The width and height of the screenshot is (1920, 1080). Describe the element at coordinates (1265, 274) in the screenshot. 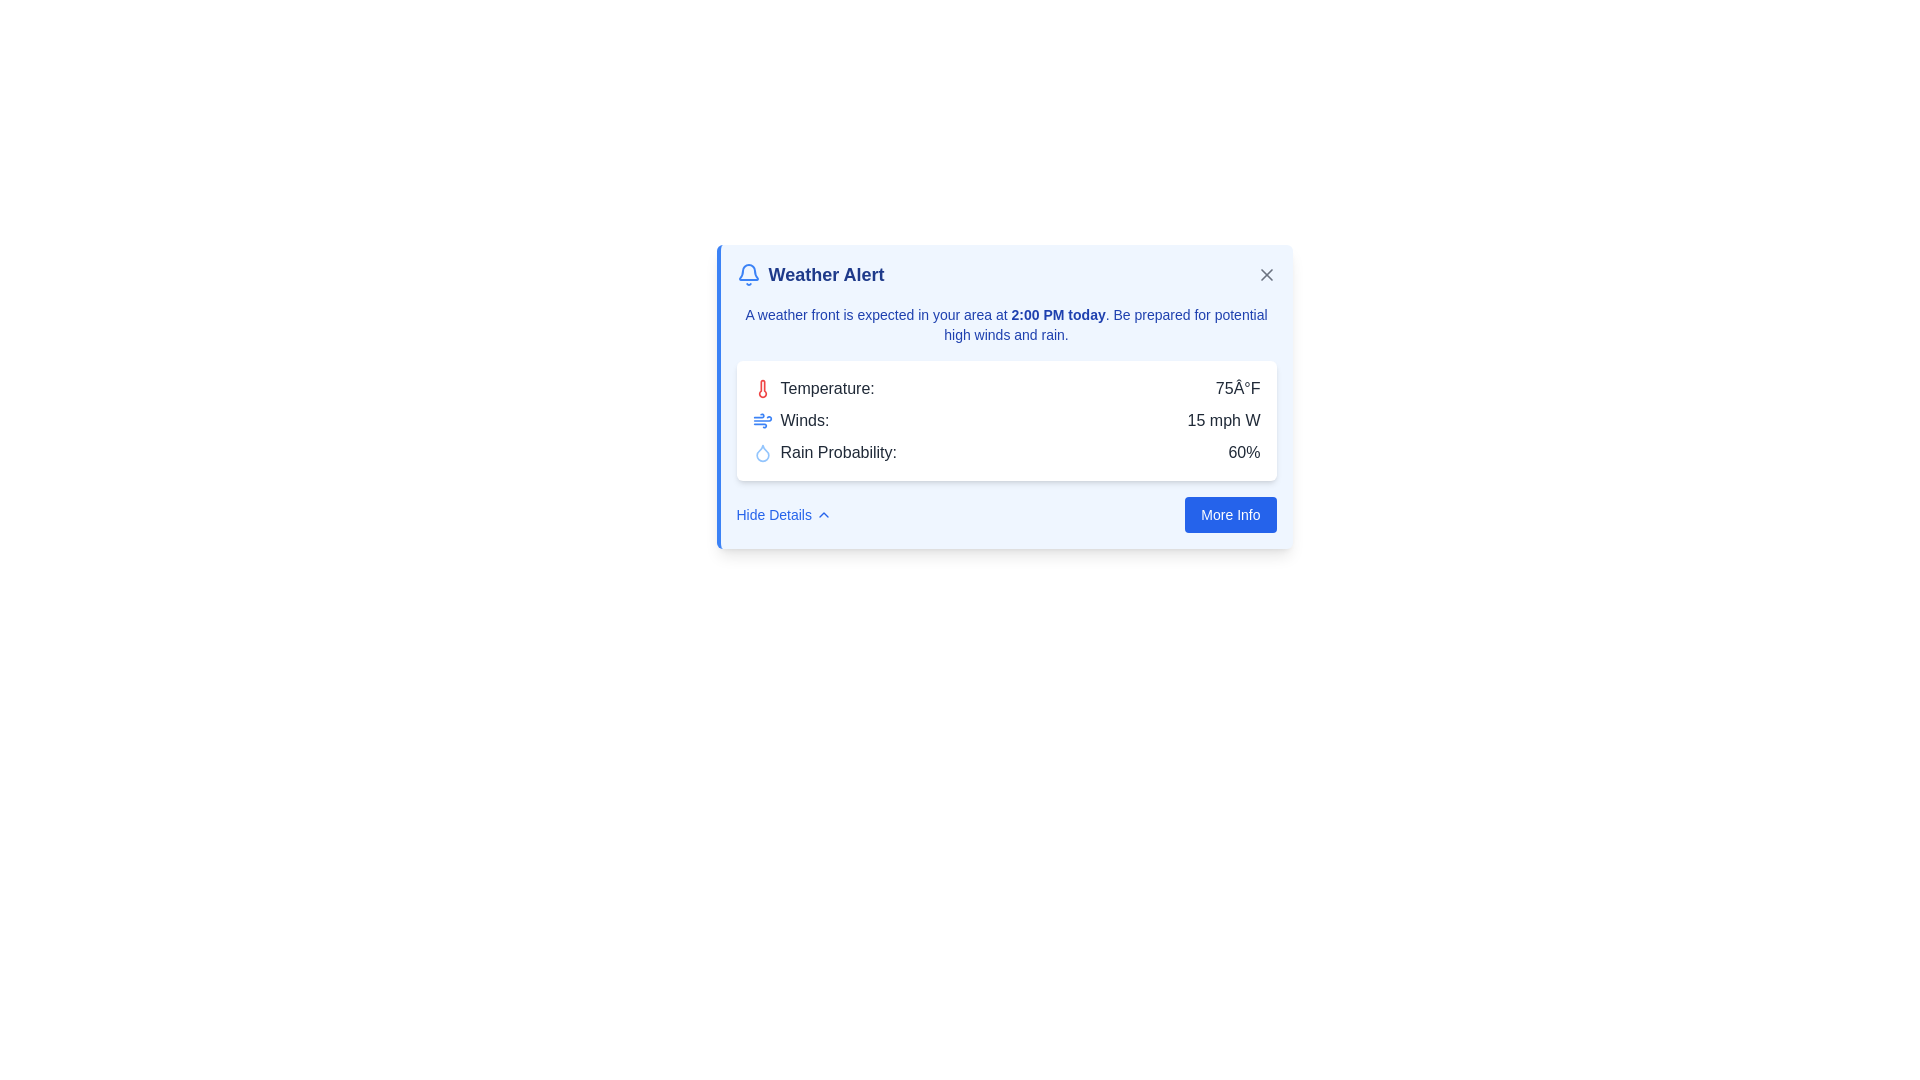

I see `the gray 'X' button located at the top right corner of the 'Weather Alert' notification panel to observe visual feedback` at that location.